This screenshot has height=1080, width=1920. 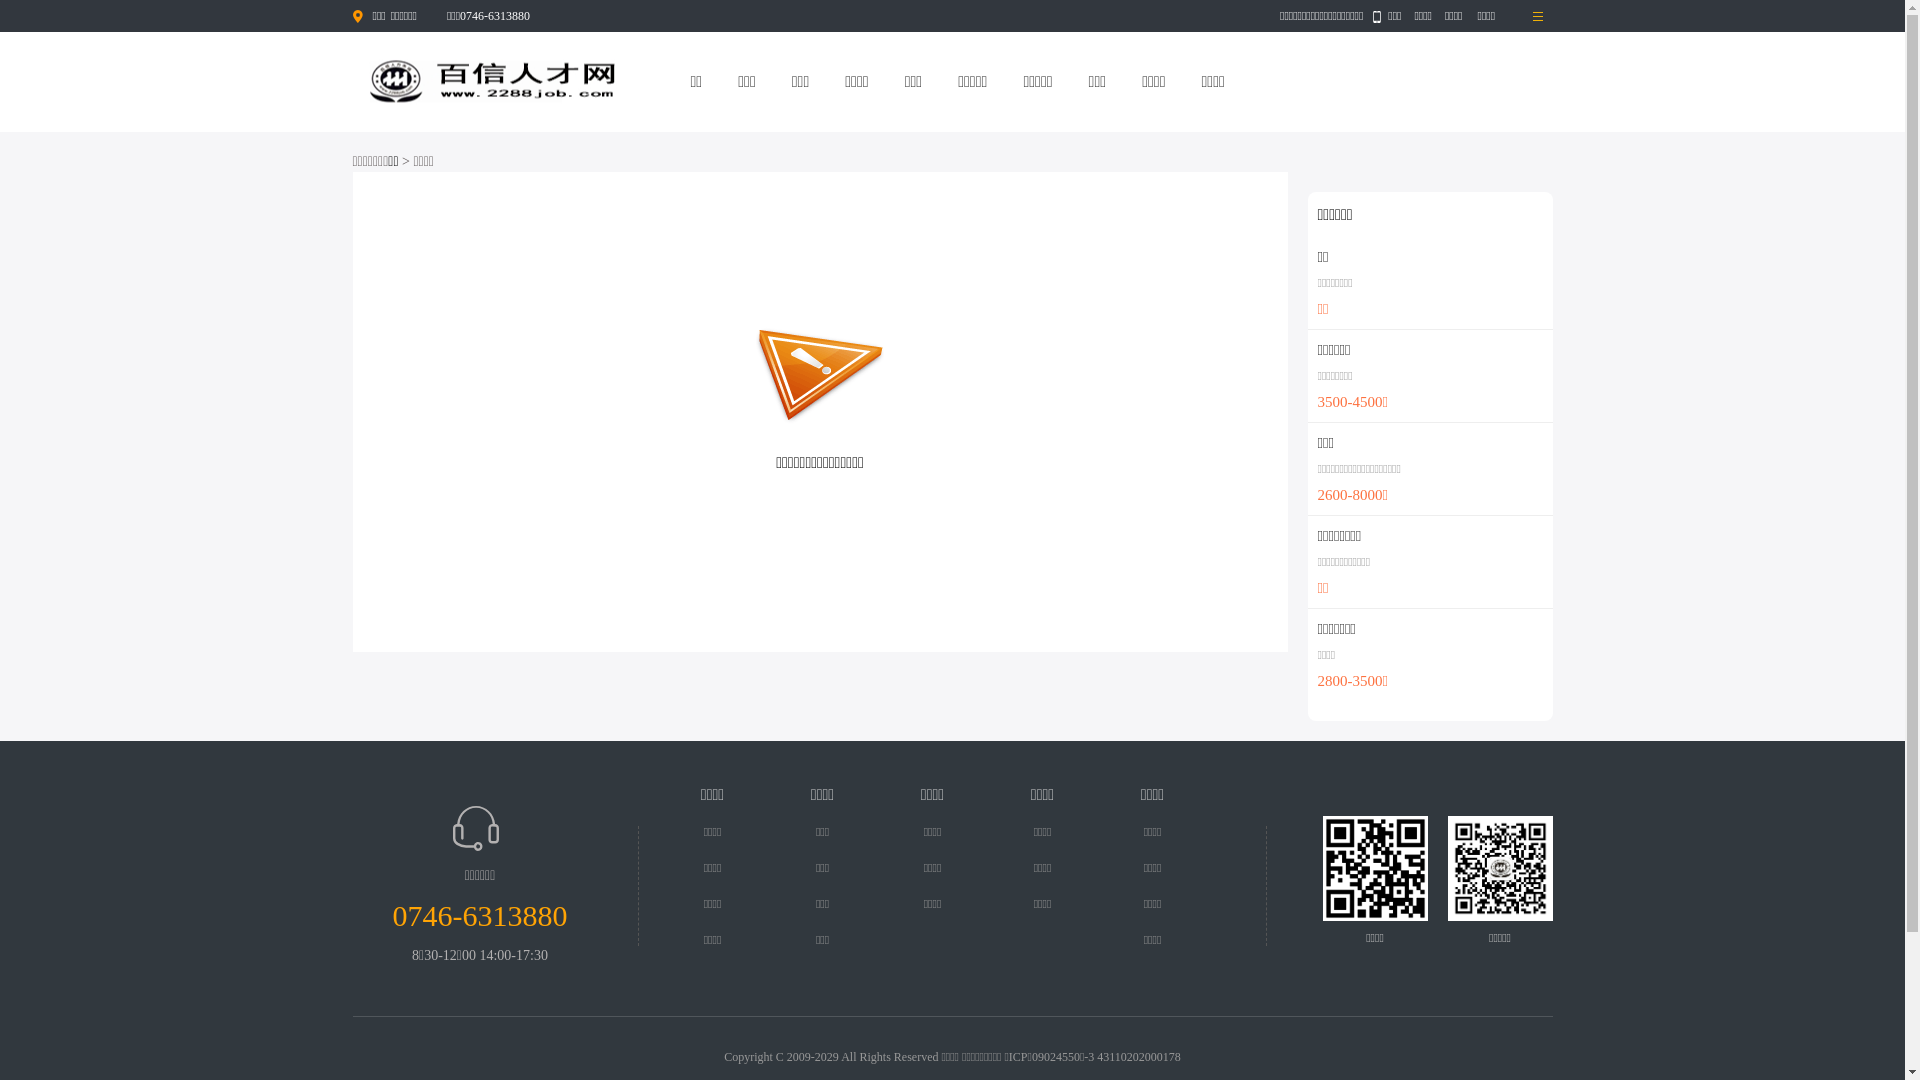 What do you see at coordinates (1138, 1055) in the screenshot?
I see `'43110202000178'` at bounding box center [1138, 1055].